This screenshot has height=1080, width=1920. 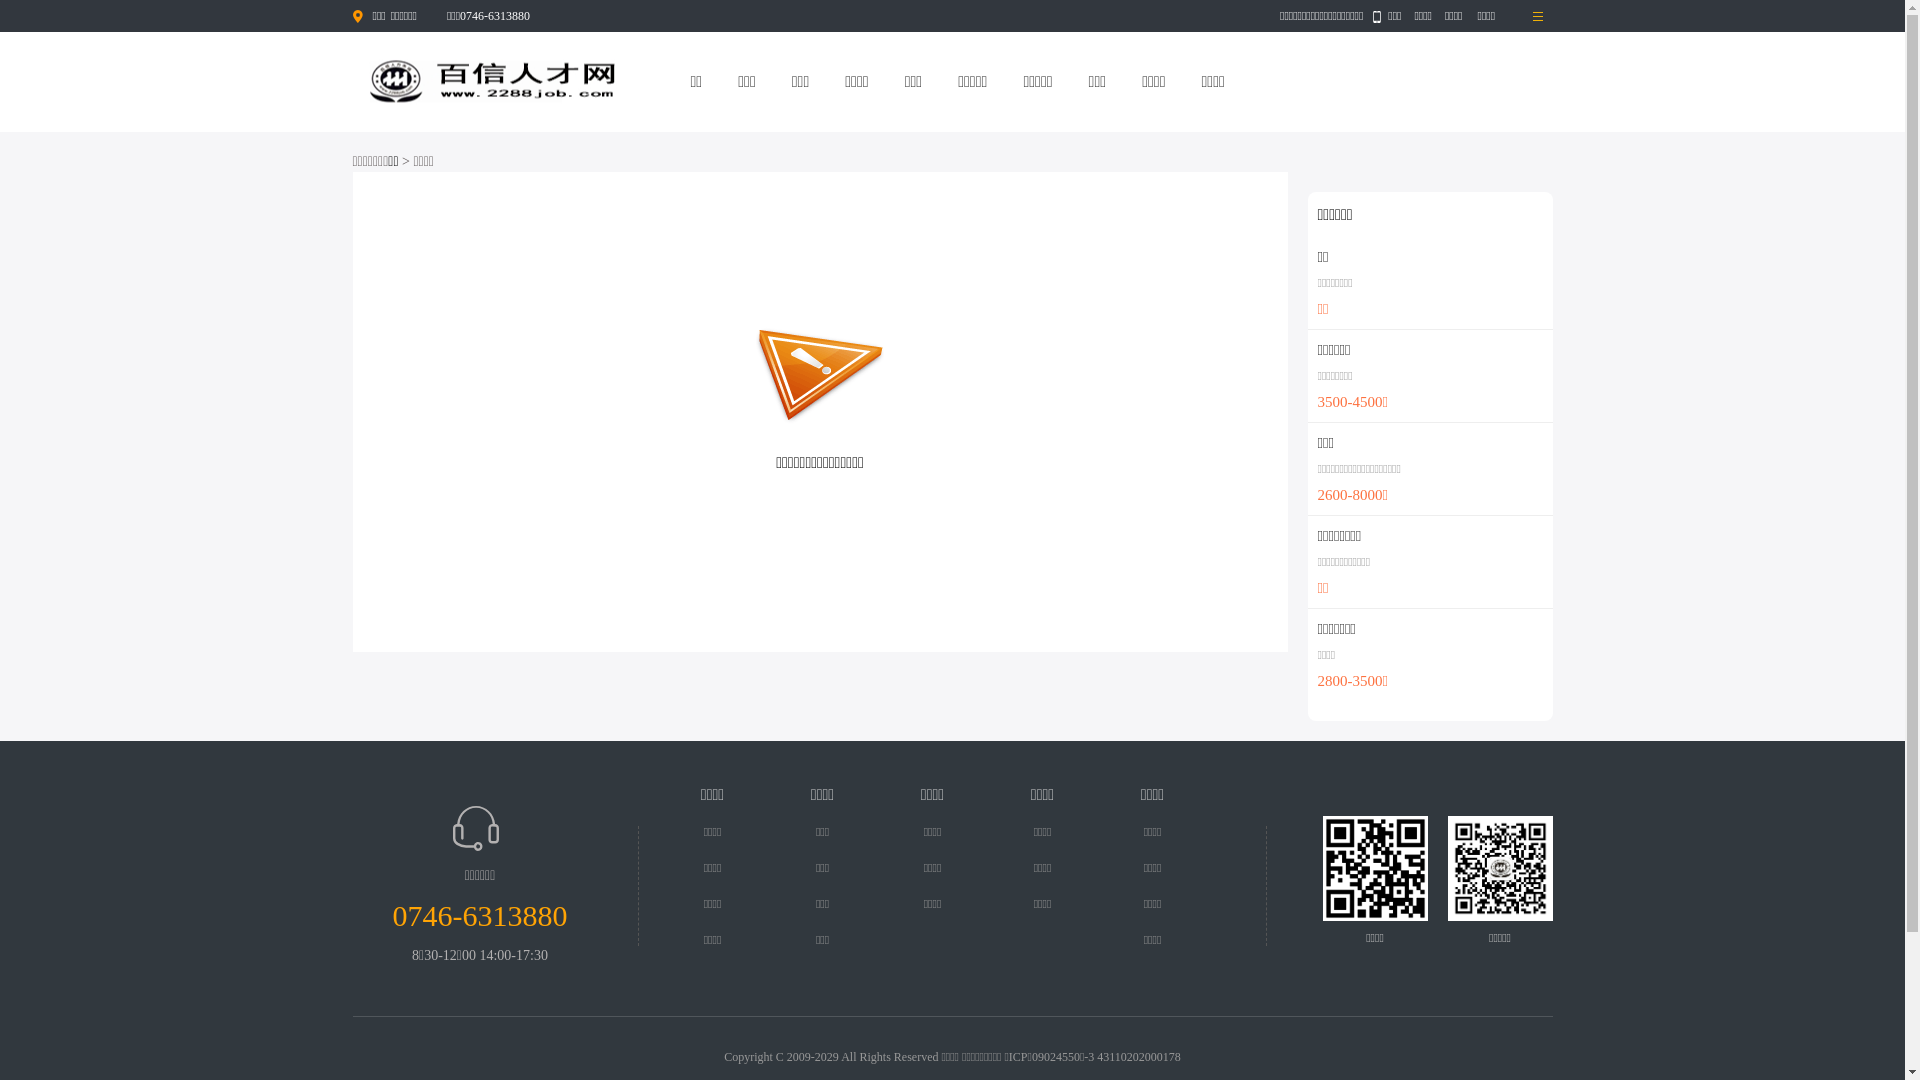 What do you see at coordinates (1138, 1055) in the screenshot?
I see `'43110202000178'` at bounding box center [1138, 1055].